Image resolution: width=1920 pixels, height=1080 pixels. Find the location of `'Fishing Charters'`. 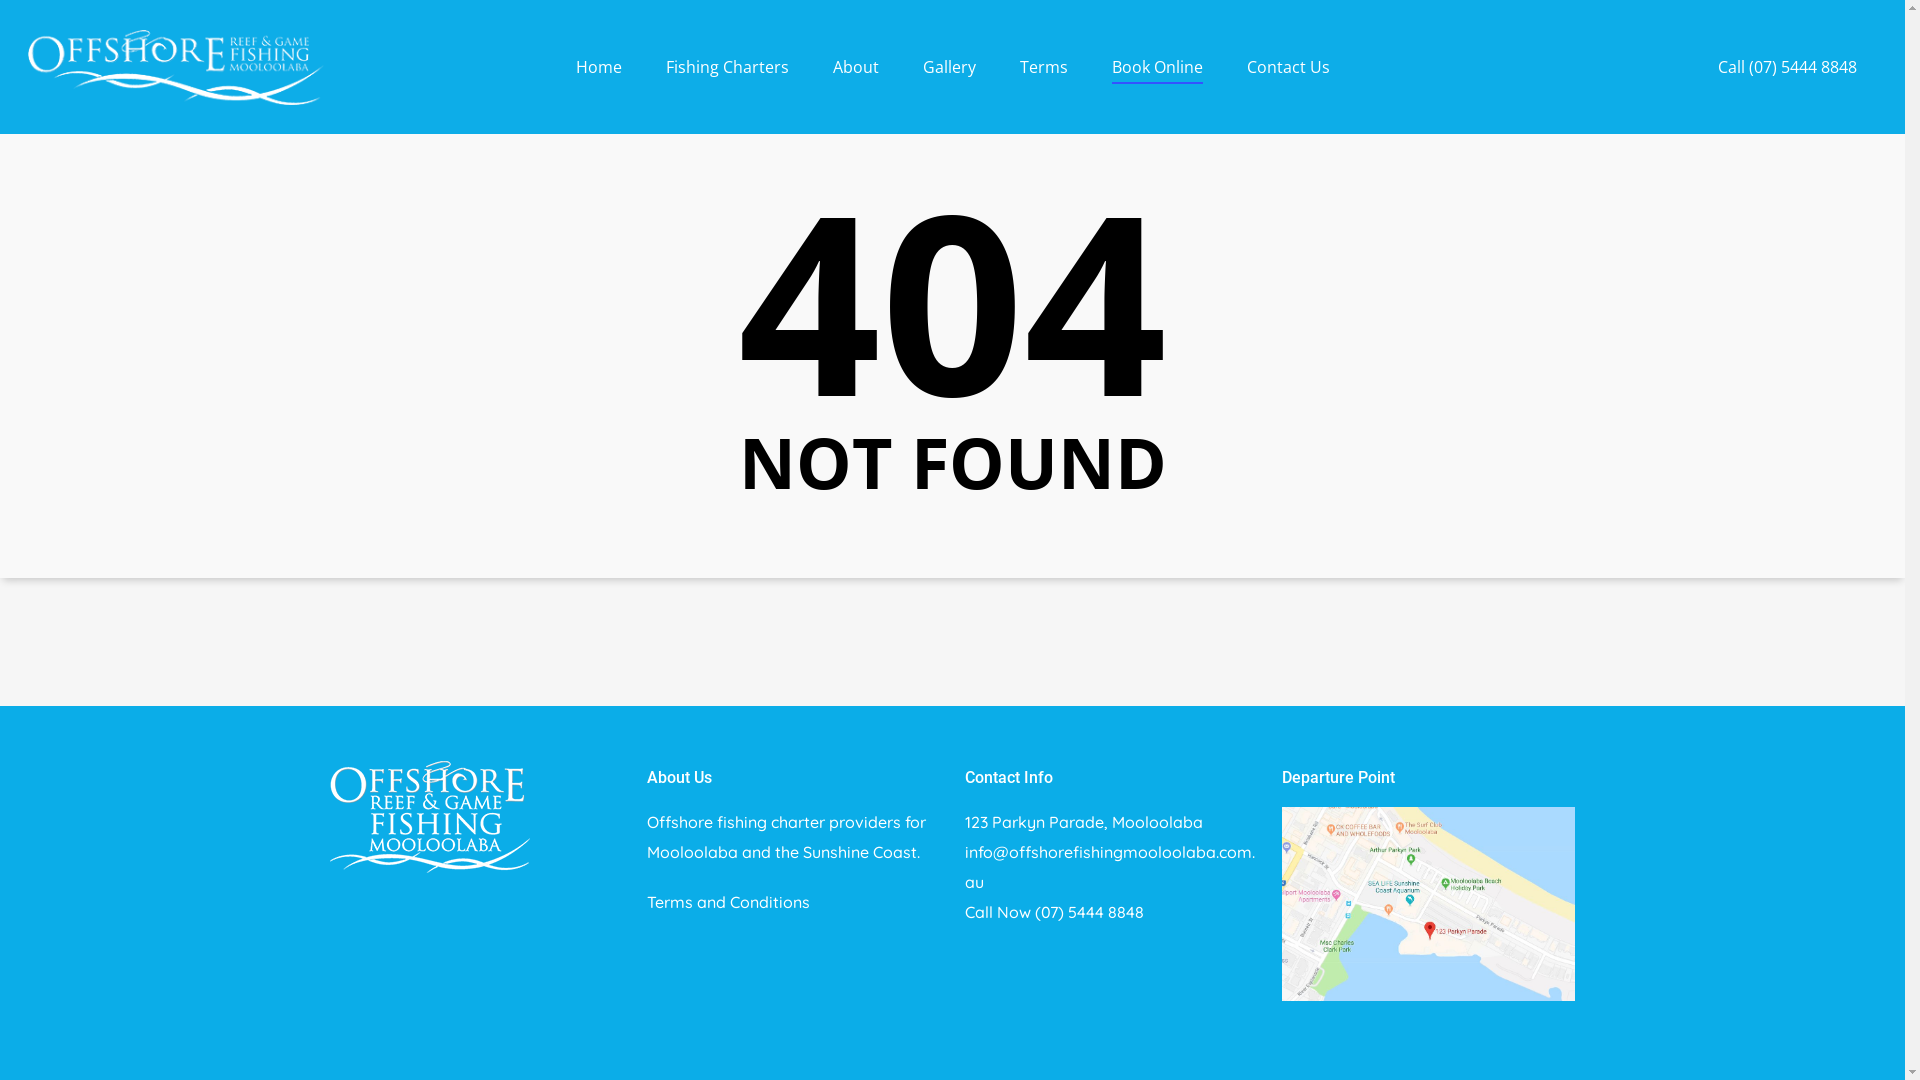

'Fishing Charters' is located at coordinates (726, 80).